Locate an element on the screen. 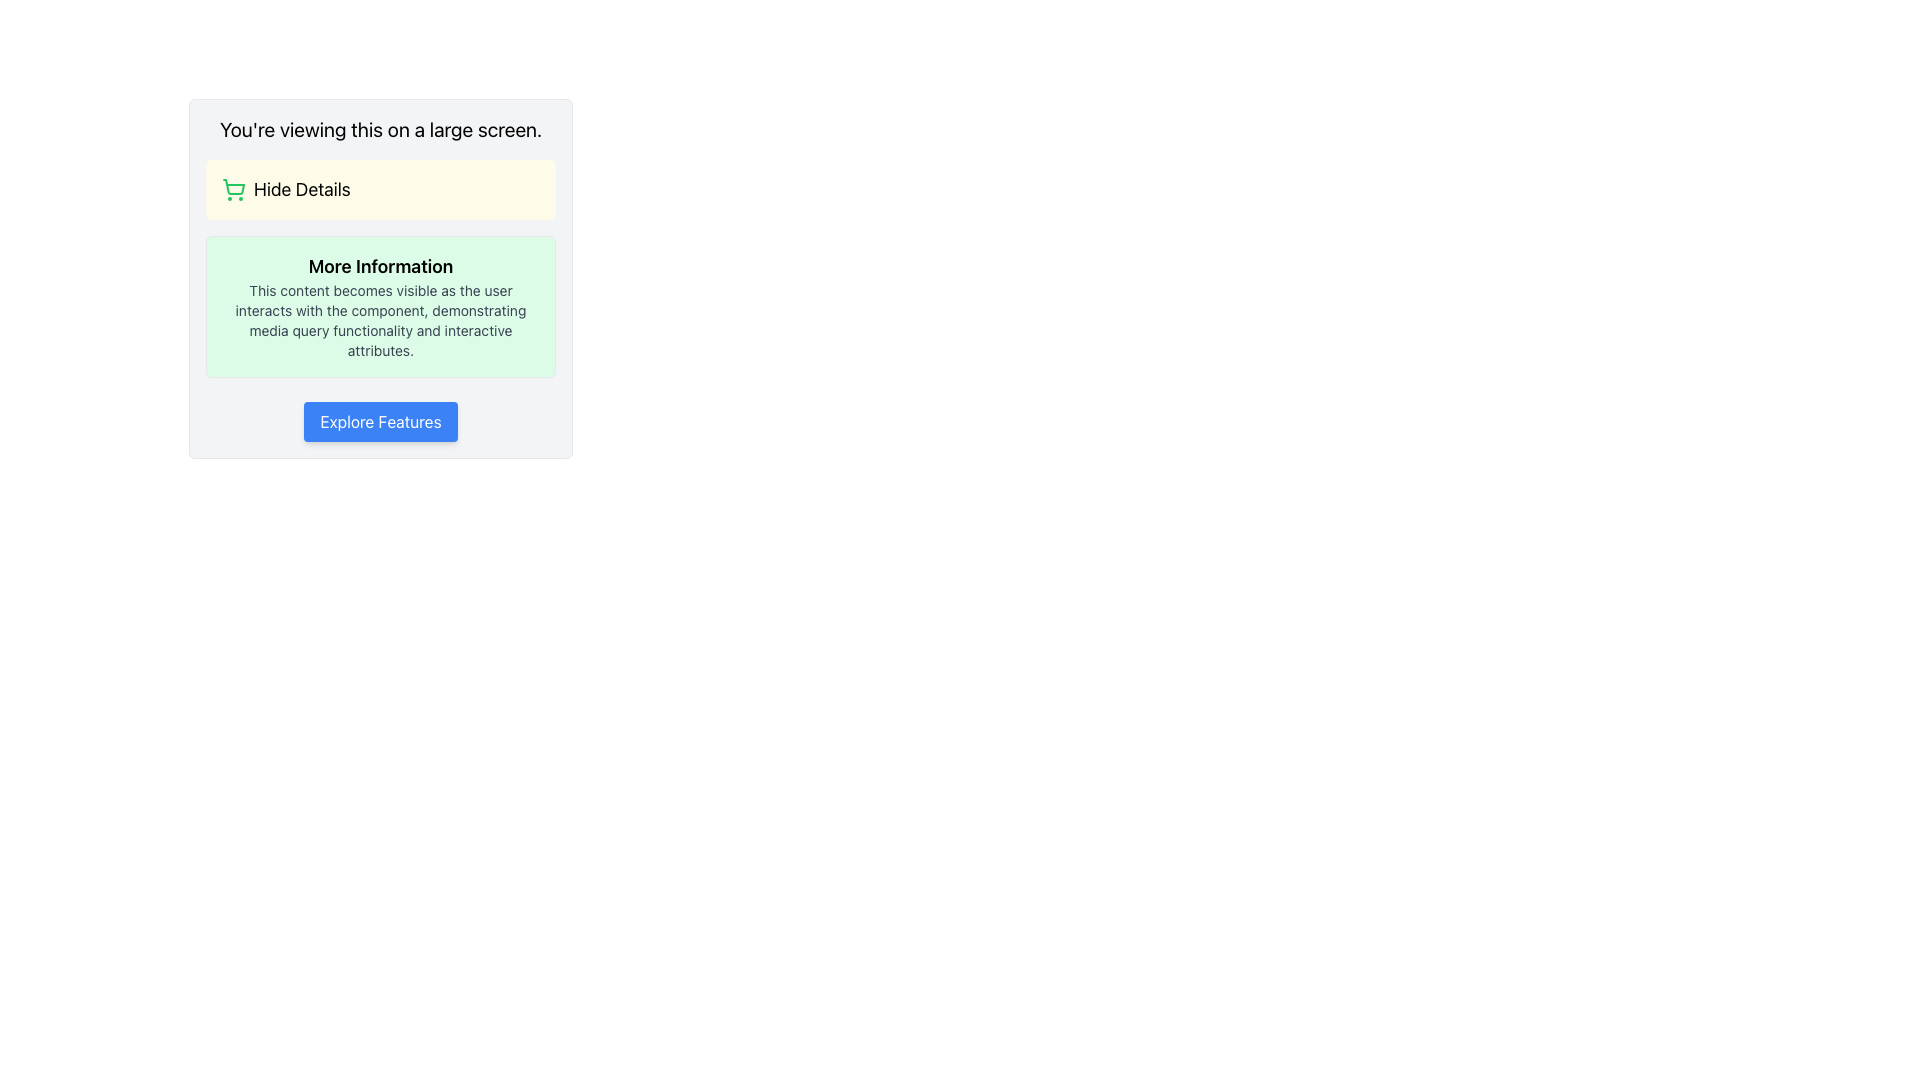 This screenshot has height=1080, width=1920. the button positioned at the bottom of the visible card layout is located at coordinates (380, 420).